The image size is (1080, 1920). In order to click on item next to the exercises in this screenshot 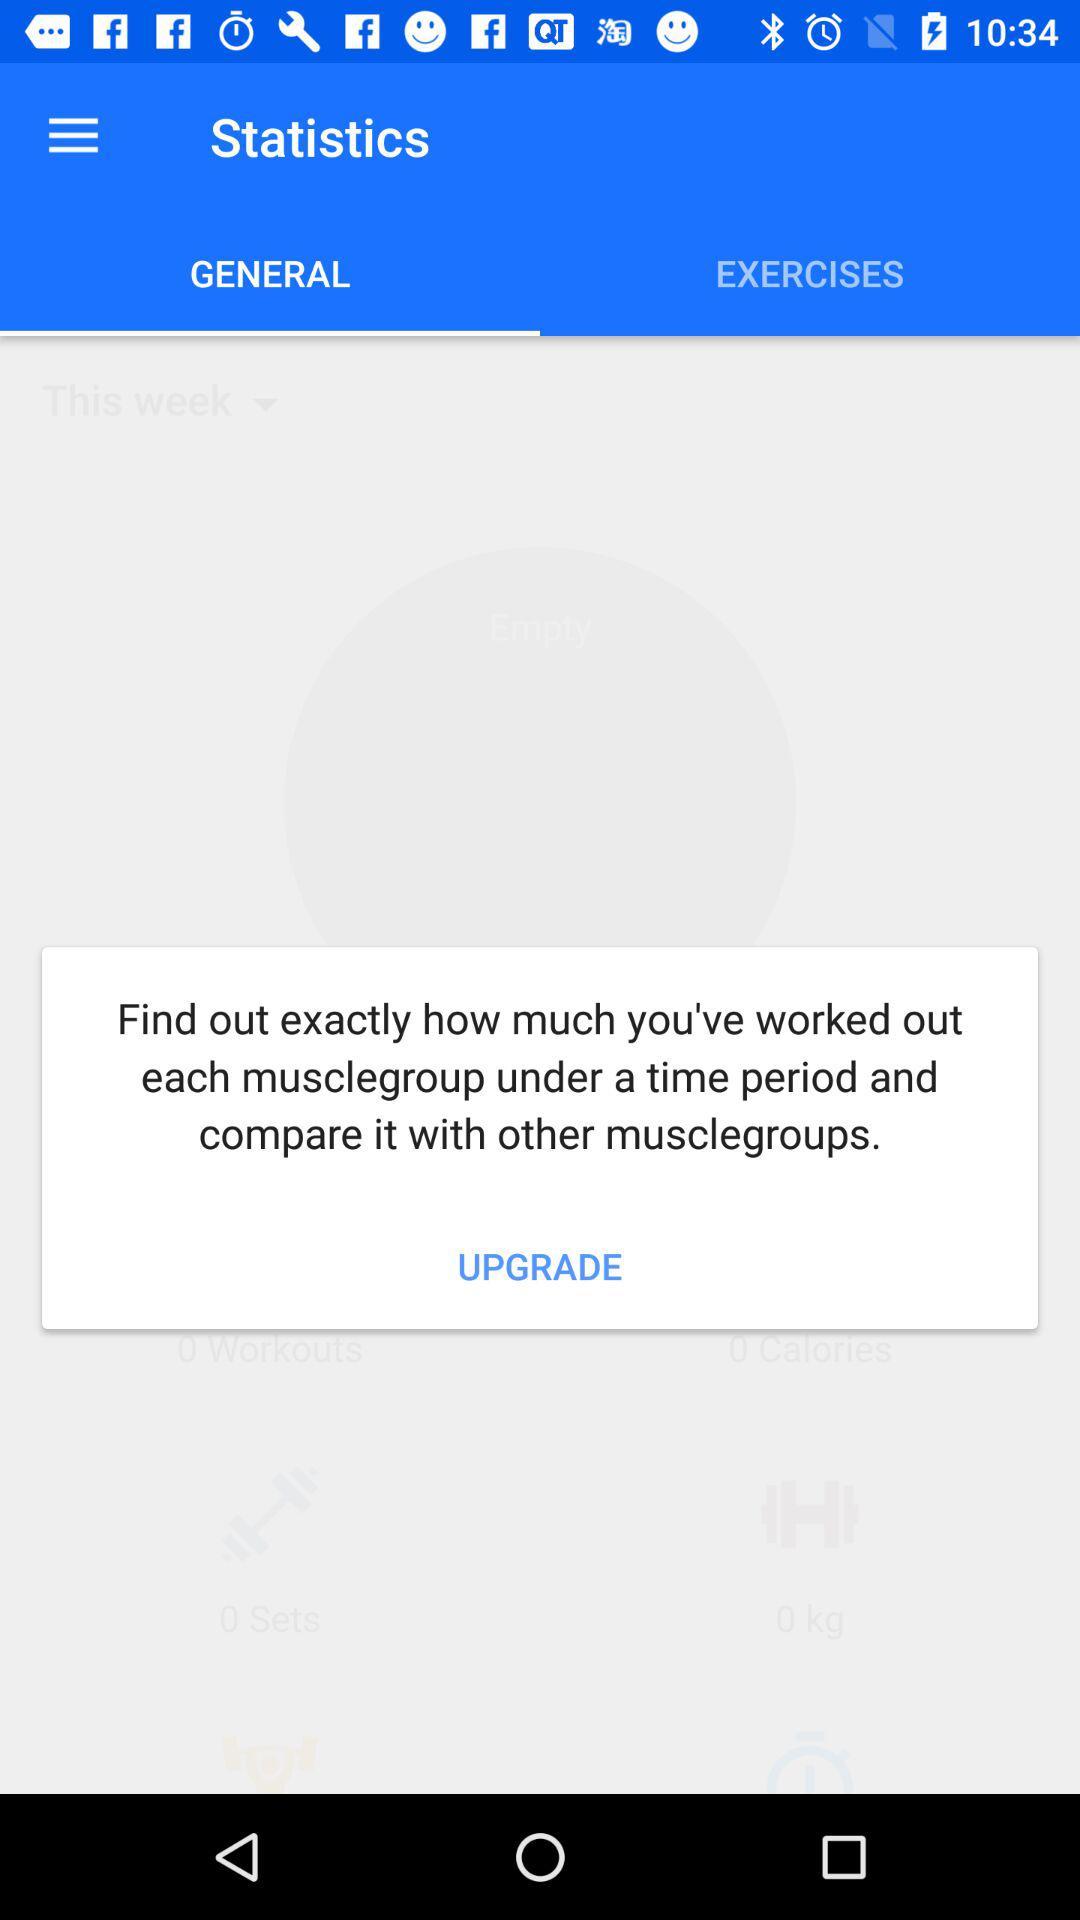, I will do `click(270, 272)`.